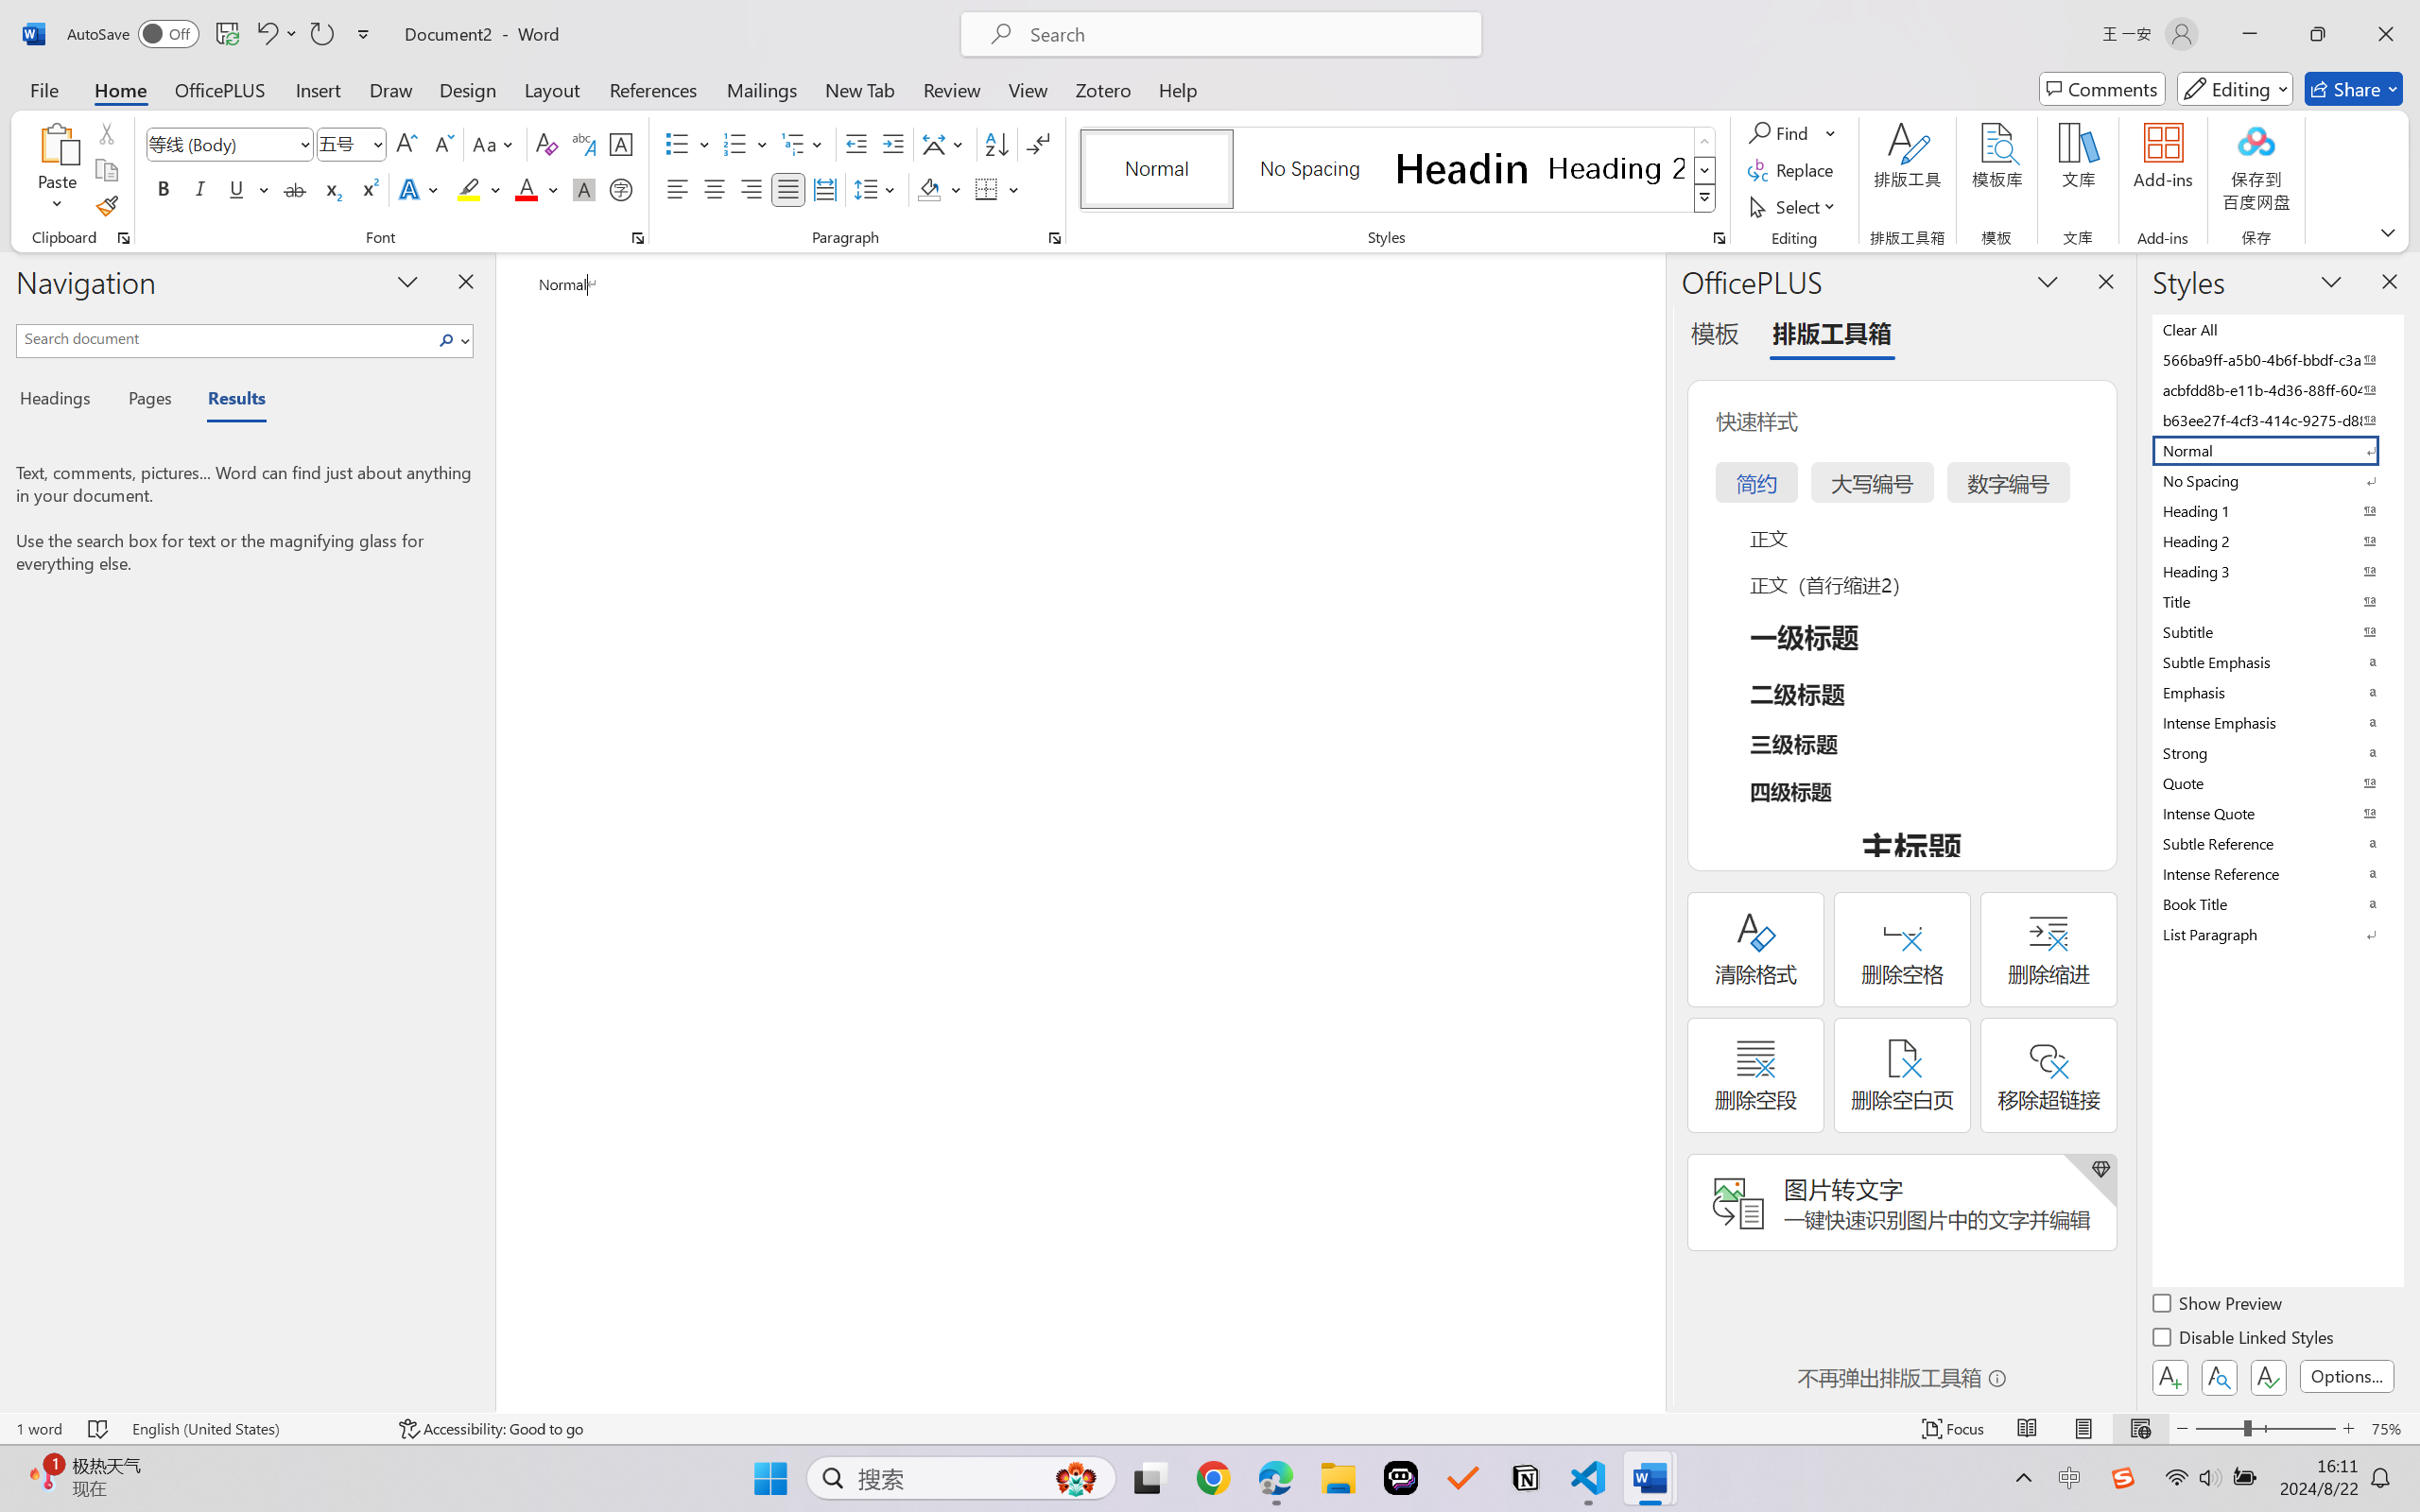 The height and width of the screenshot is (1512, 2420). Describe the element at coordinates (621, 188) in the screenshot. I see `'Enclose Characters...'` at that location.